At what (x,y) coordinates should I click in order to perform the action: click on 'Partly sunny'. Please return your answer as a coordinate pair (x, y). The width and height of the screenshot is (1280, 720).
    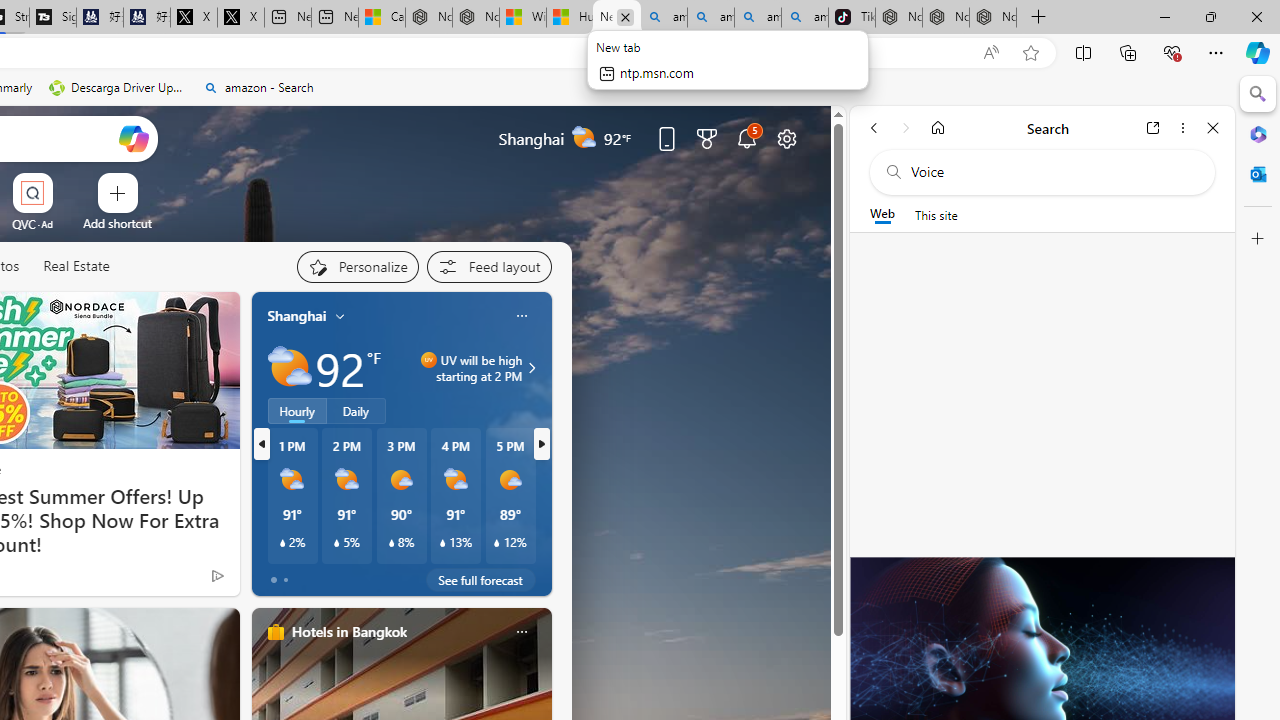
    Looking at the image, I should click on (288, 368).